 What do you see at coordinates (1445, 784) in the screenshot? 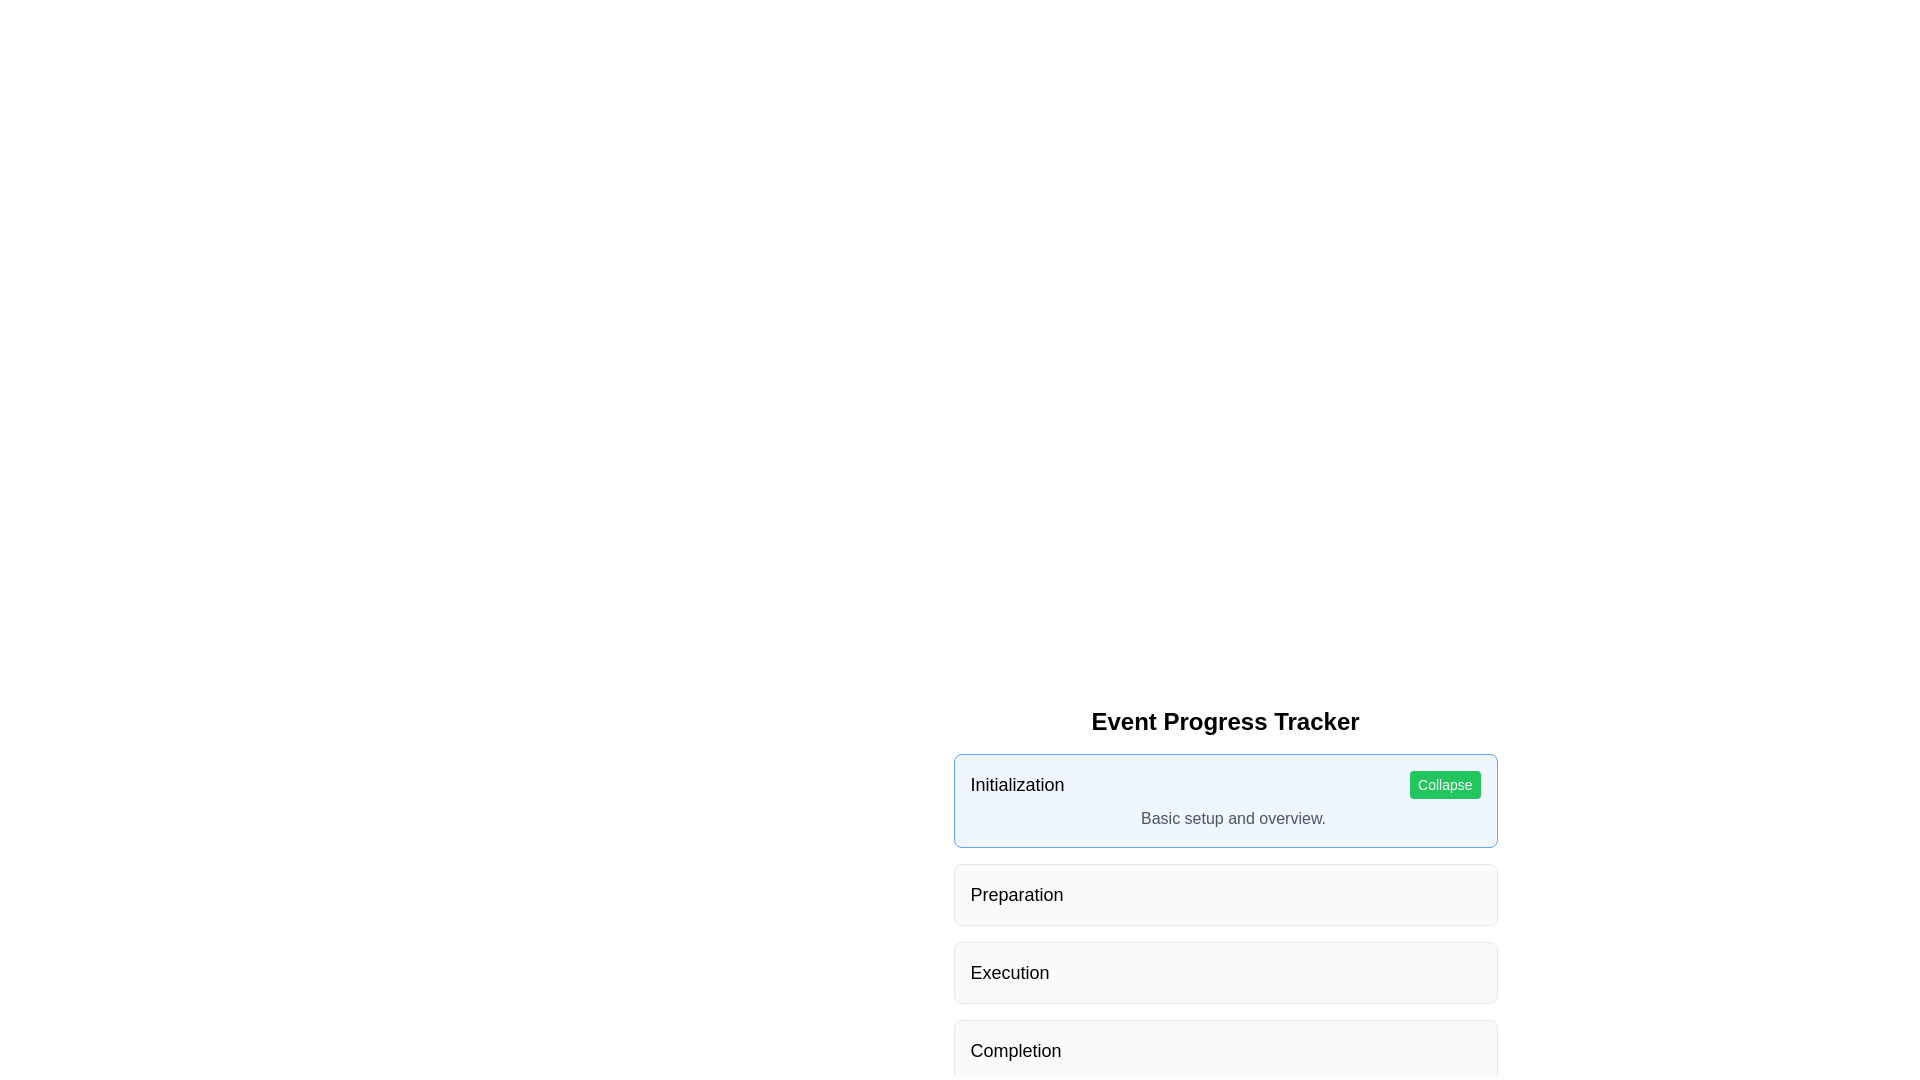
I see `the 'Collapse' button with a green background and white text located in the top-right corner of the 'Initialization' section` at bounding box center [1445, 784].